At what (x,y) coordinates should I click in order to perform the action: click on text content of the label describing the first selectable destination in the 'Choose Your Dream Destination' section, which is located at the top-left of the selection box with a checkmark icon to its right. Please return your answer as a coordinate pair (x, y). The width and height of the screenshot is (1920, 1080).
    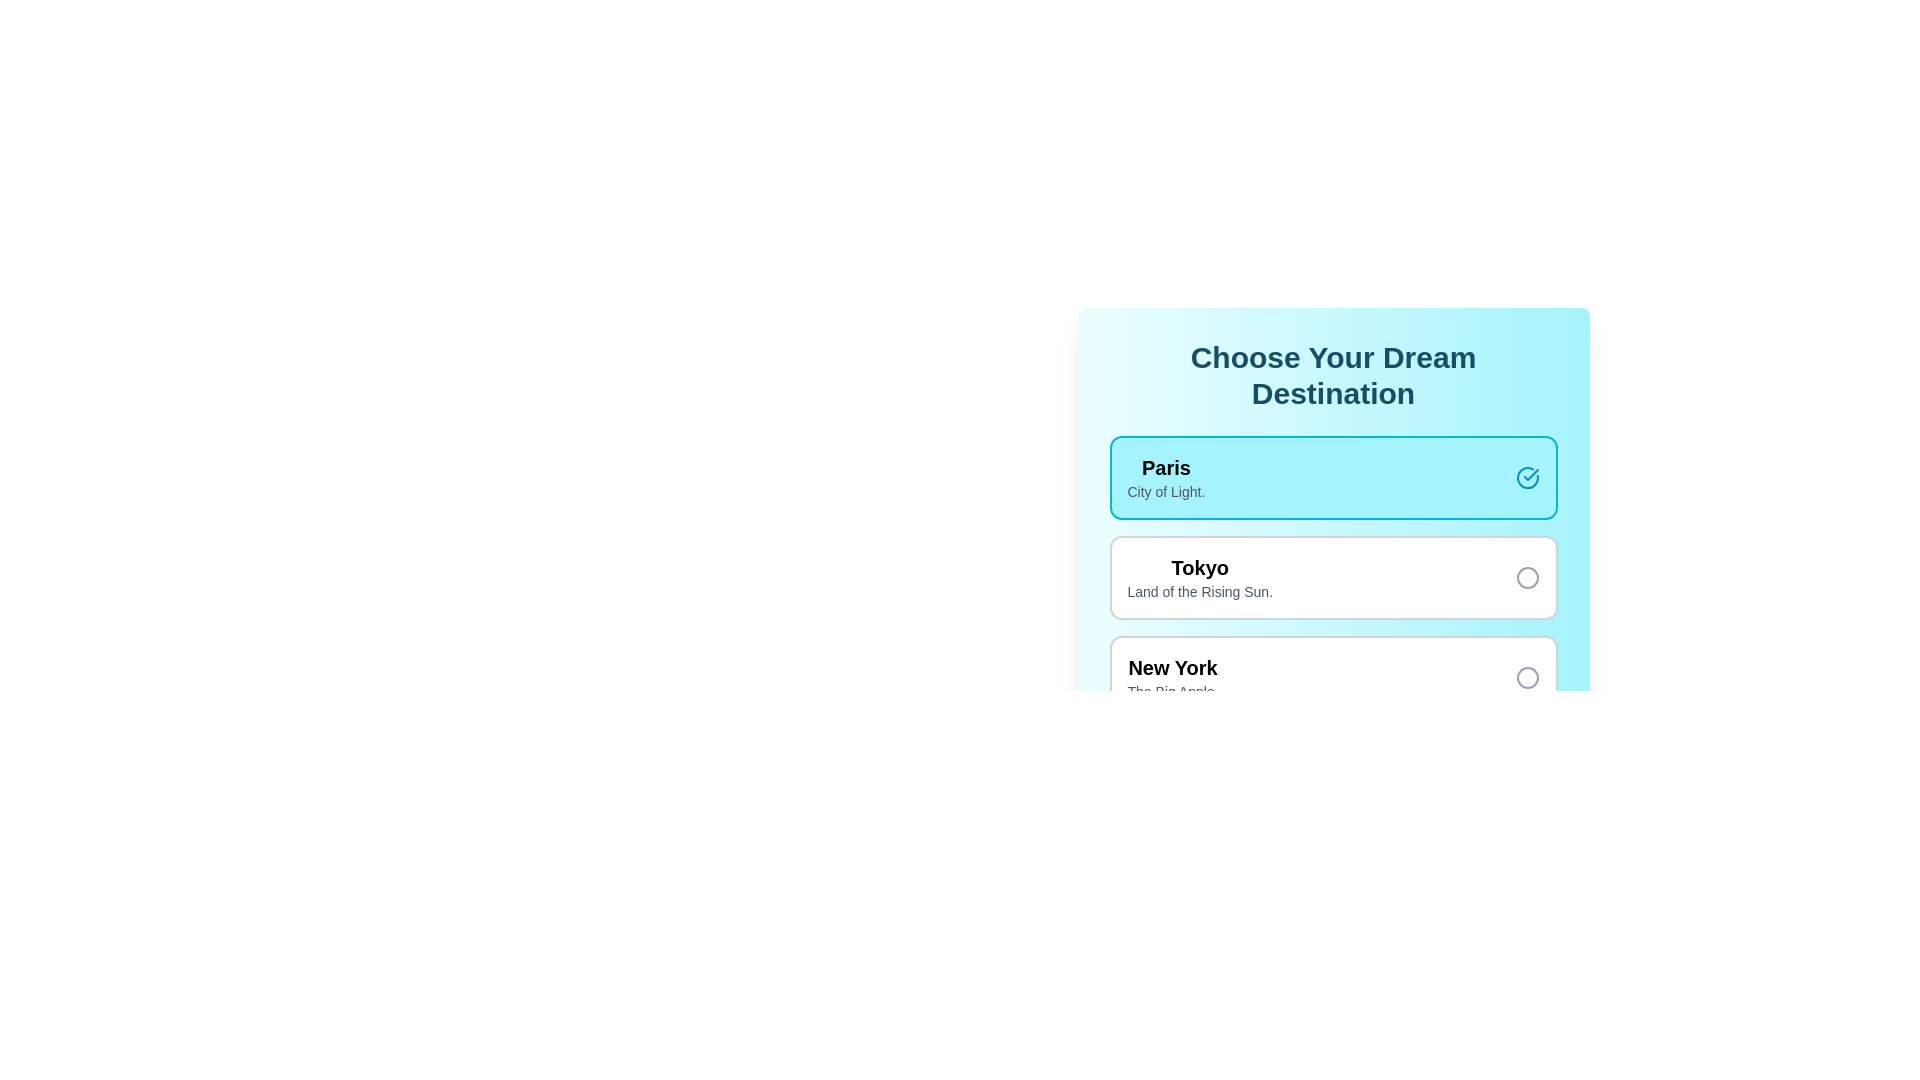
    Looking at the image, I should click on (1166, 478).